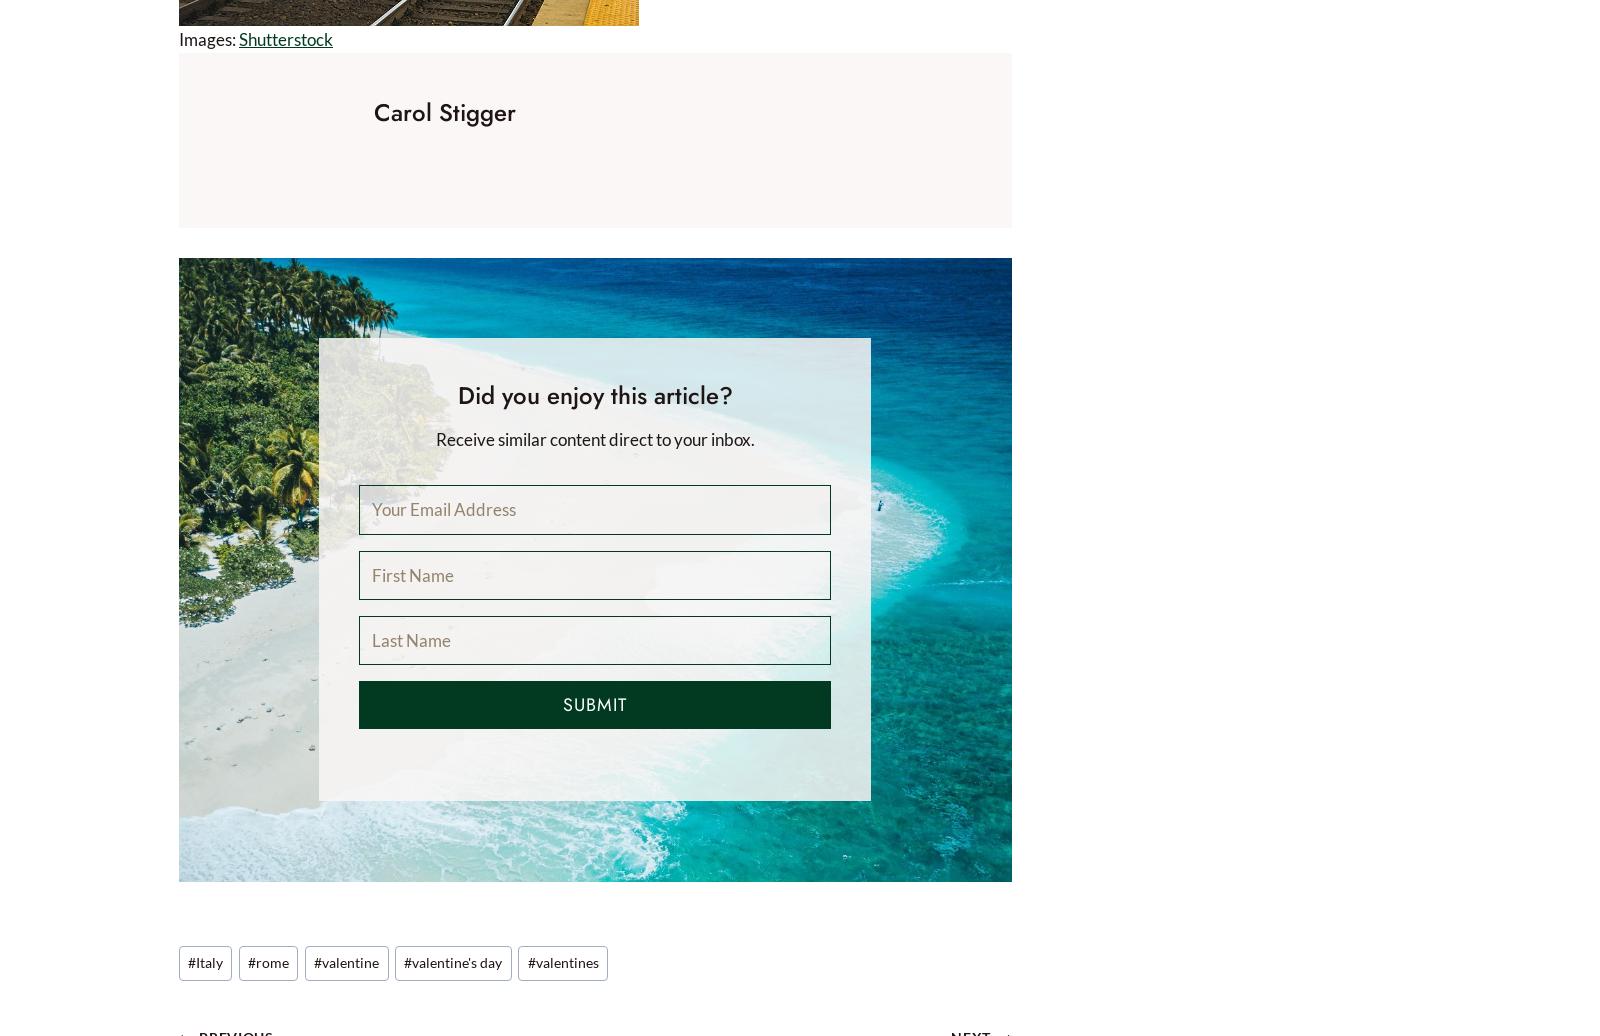 This screenshot has width=1600, height=1036. I want to click on 'Carol Stigger', so click(443, 112).